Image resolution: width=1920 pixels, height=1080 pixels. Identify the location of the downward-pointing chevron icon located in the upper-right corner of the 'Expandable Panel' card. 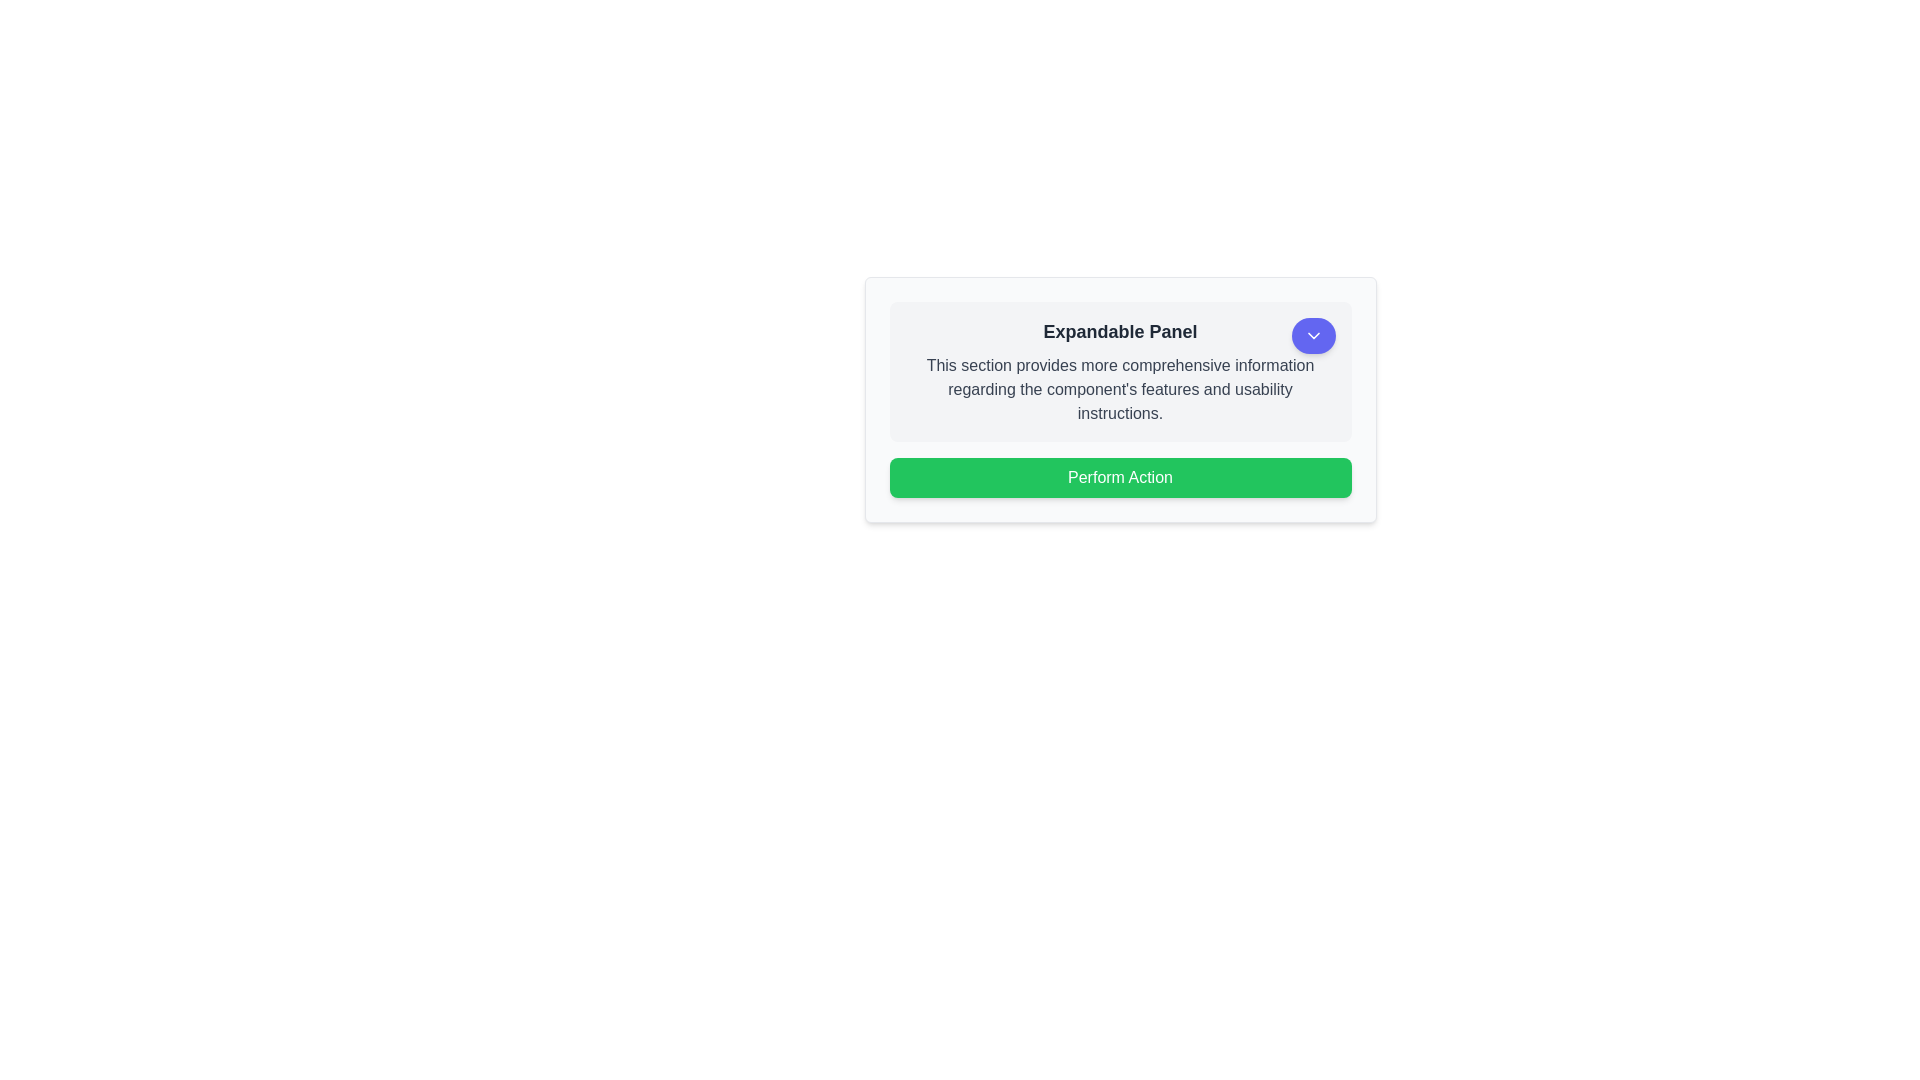
(1313, 334).